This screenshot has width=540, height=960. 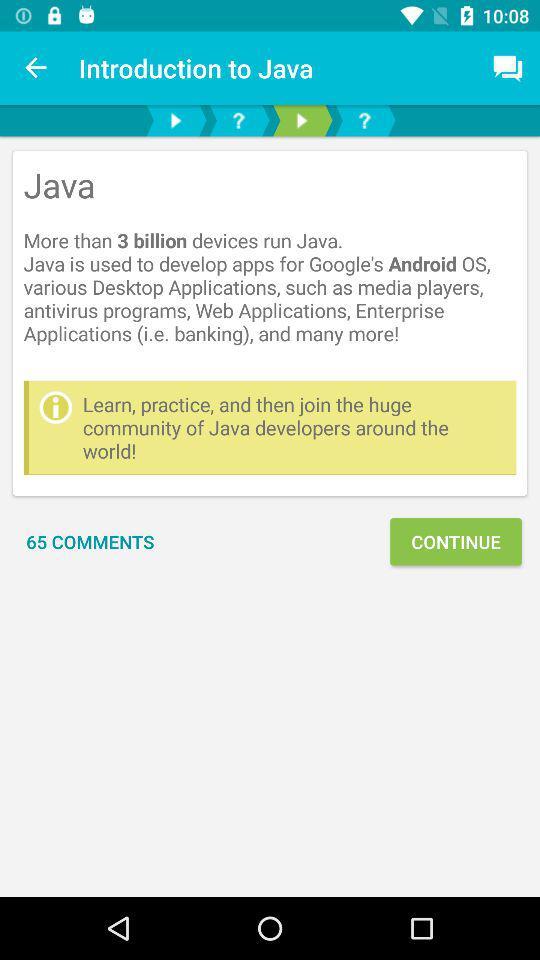 I want to click on the icon on the right, so click(x=455, y=541).